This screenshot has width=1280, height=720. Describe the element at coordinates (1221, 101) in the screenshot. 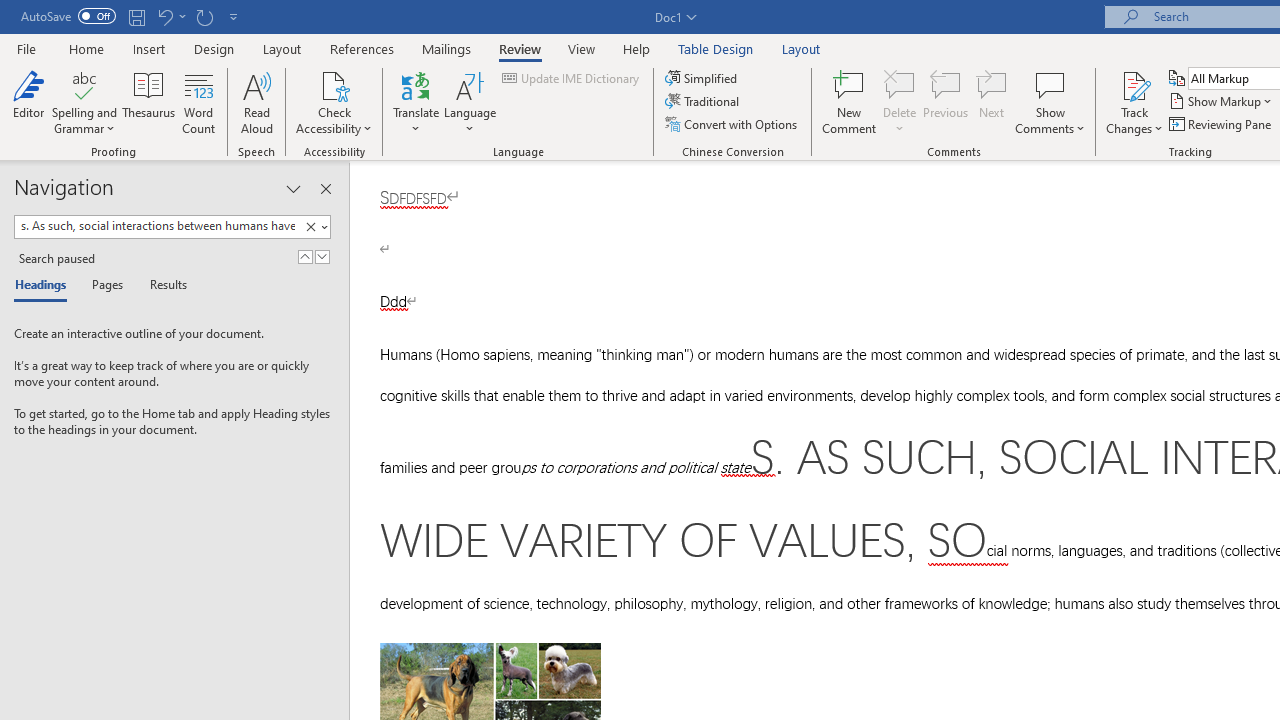

I see `'Show Markup'` at that location.